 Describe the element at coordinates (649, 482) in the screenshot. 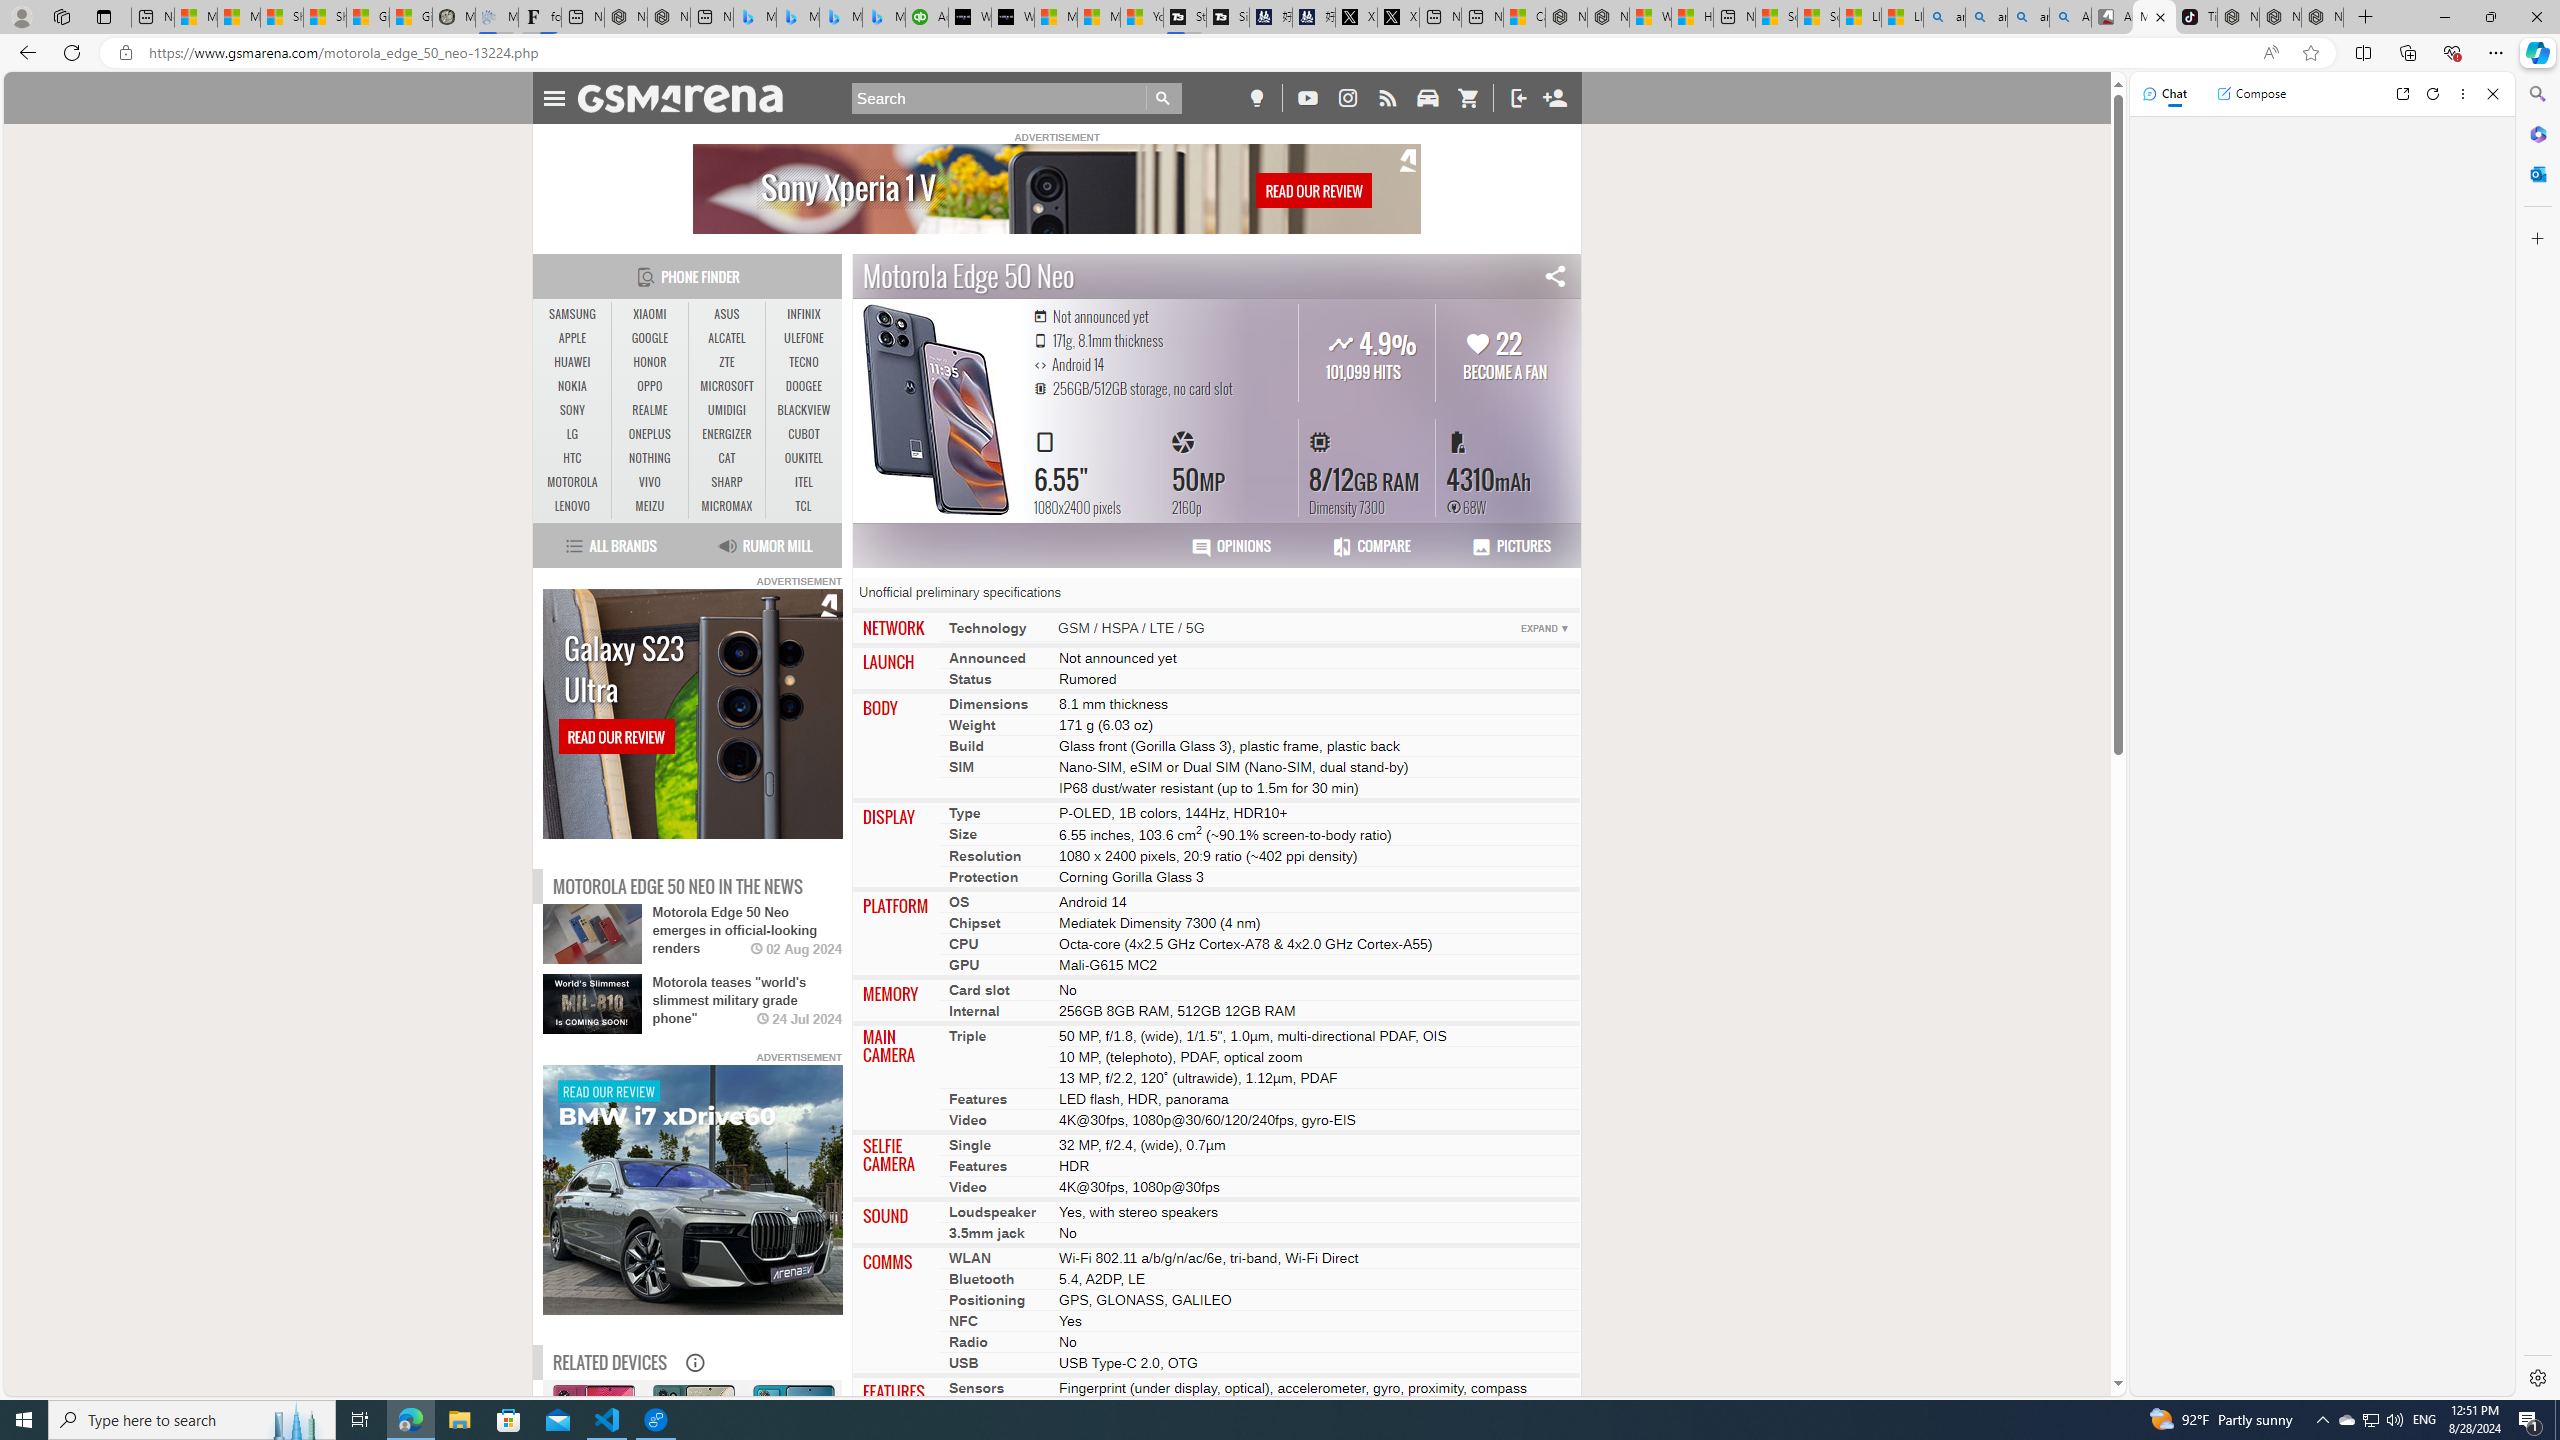

I see `'VIVO'` at that location.